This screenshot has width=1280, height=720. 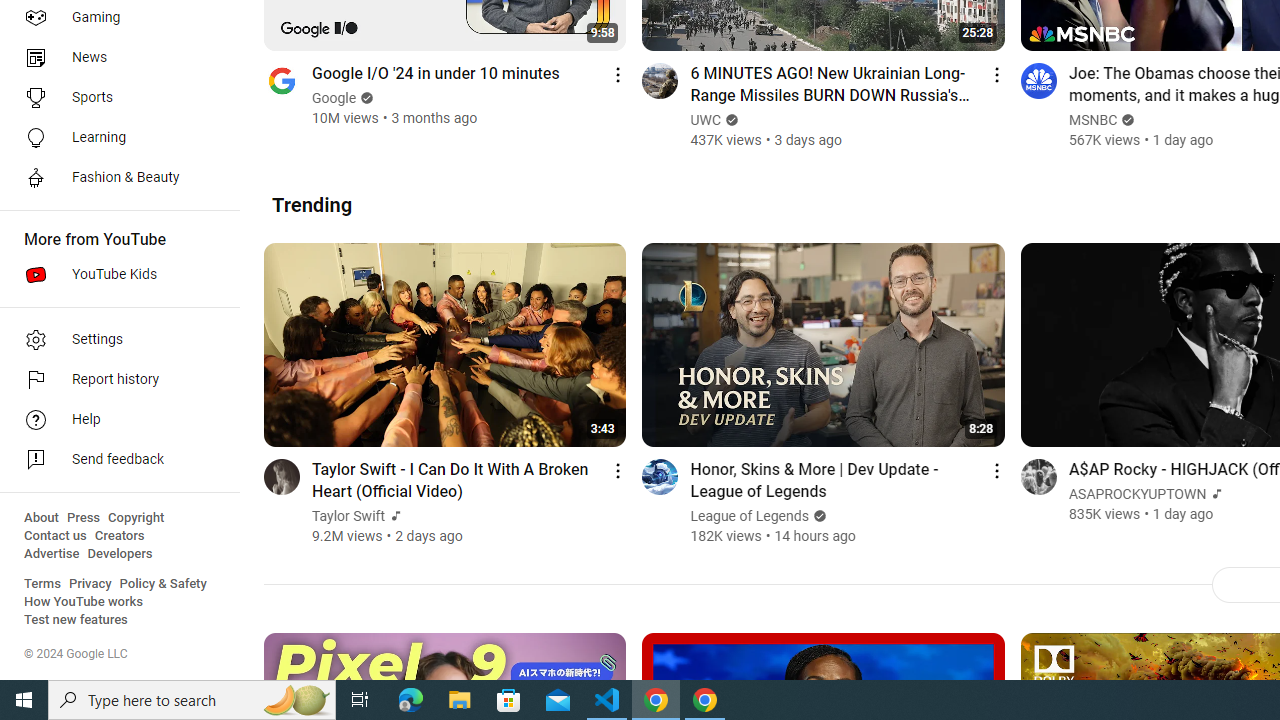 I want to click on 'Official Artist Channel', so click(x=1214, y=494).